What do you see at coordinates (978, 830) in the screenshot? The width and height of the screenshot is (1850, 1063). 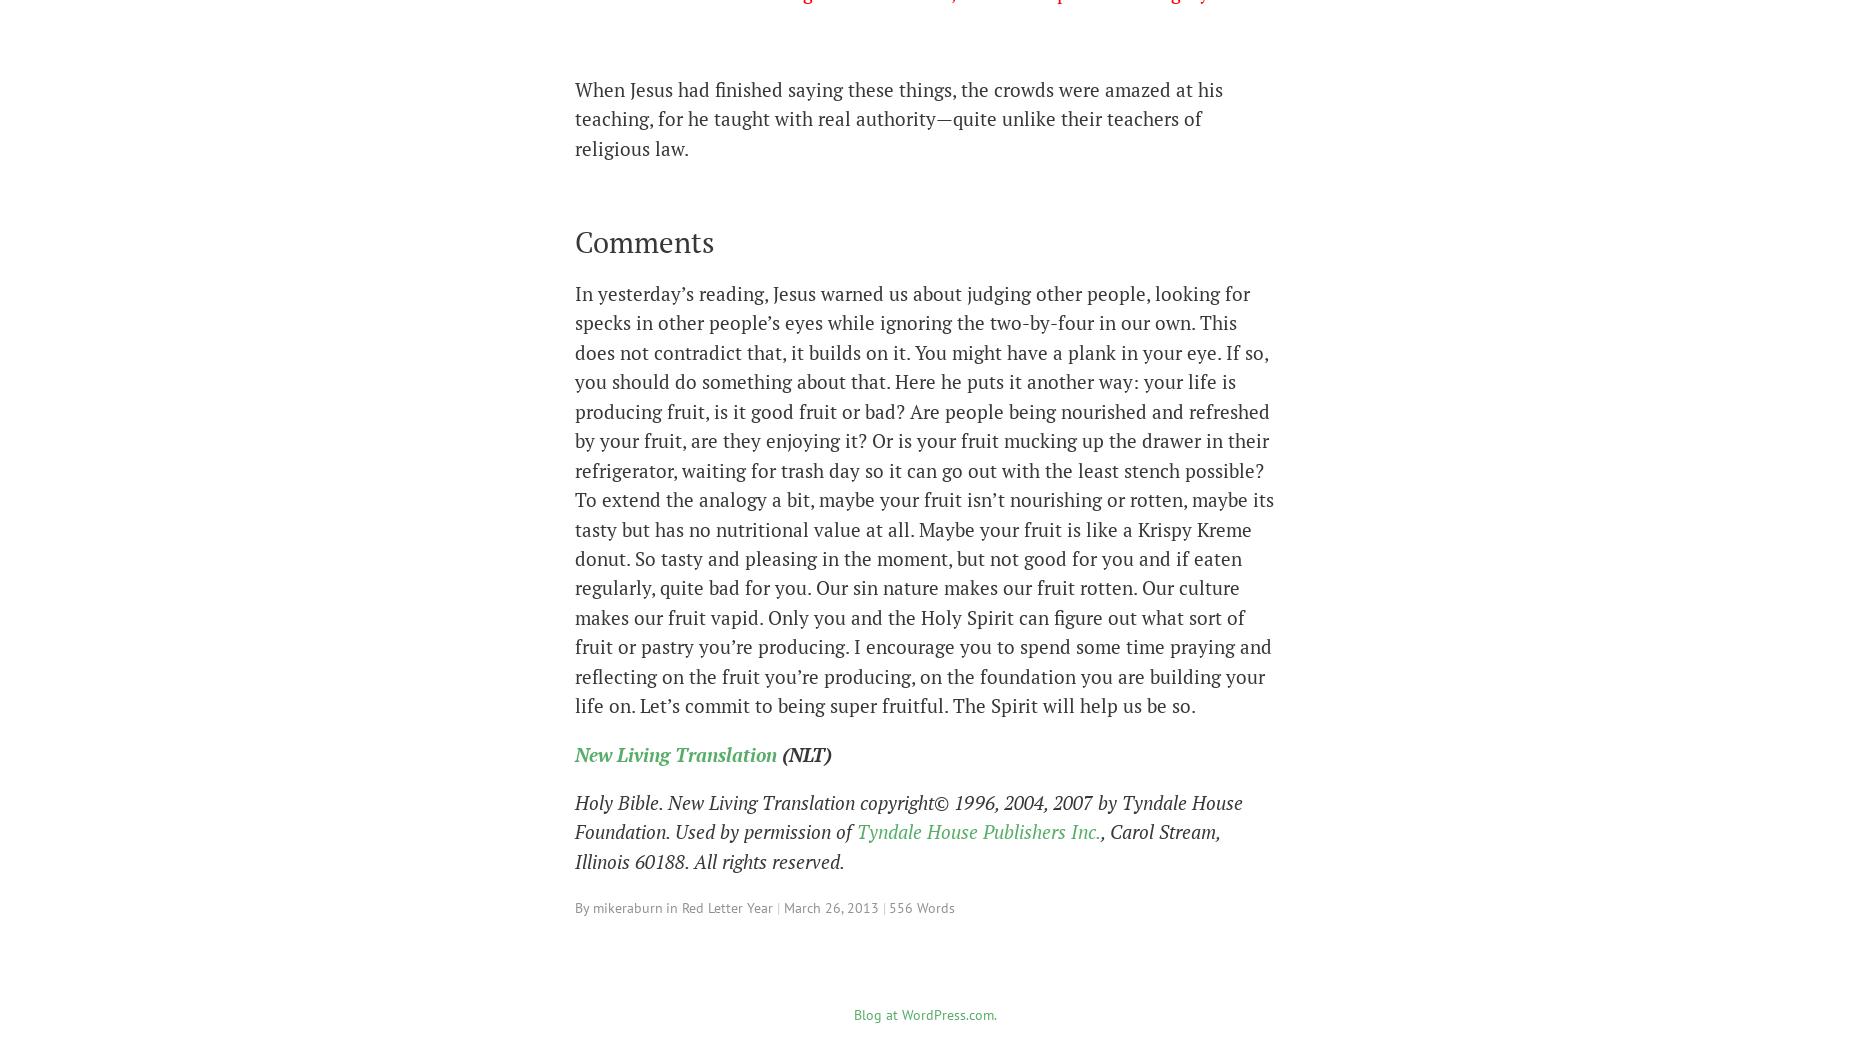 I see `'Tyndale House Publishers Inc.'` at bounding box center [978, 830].